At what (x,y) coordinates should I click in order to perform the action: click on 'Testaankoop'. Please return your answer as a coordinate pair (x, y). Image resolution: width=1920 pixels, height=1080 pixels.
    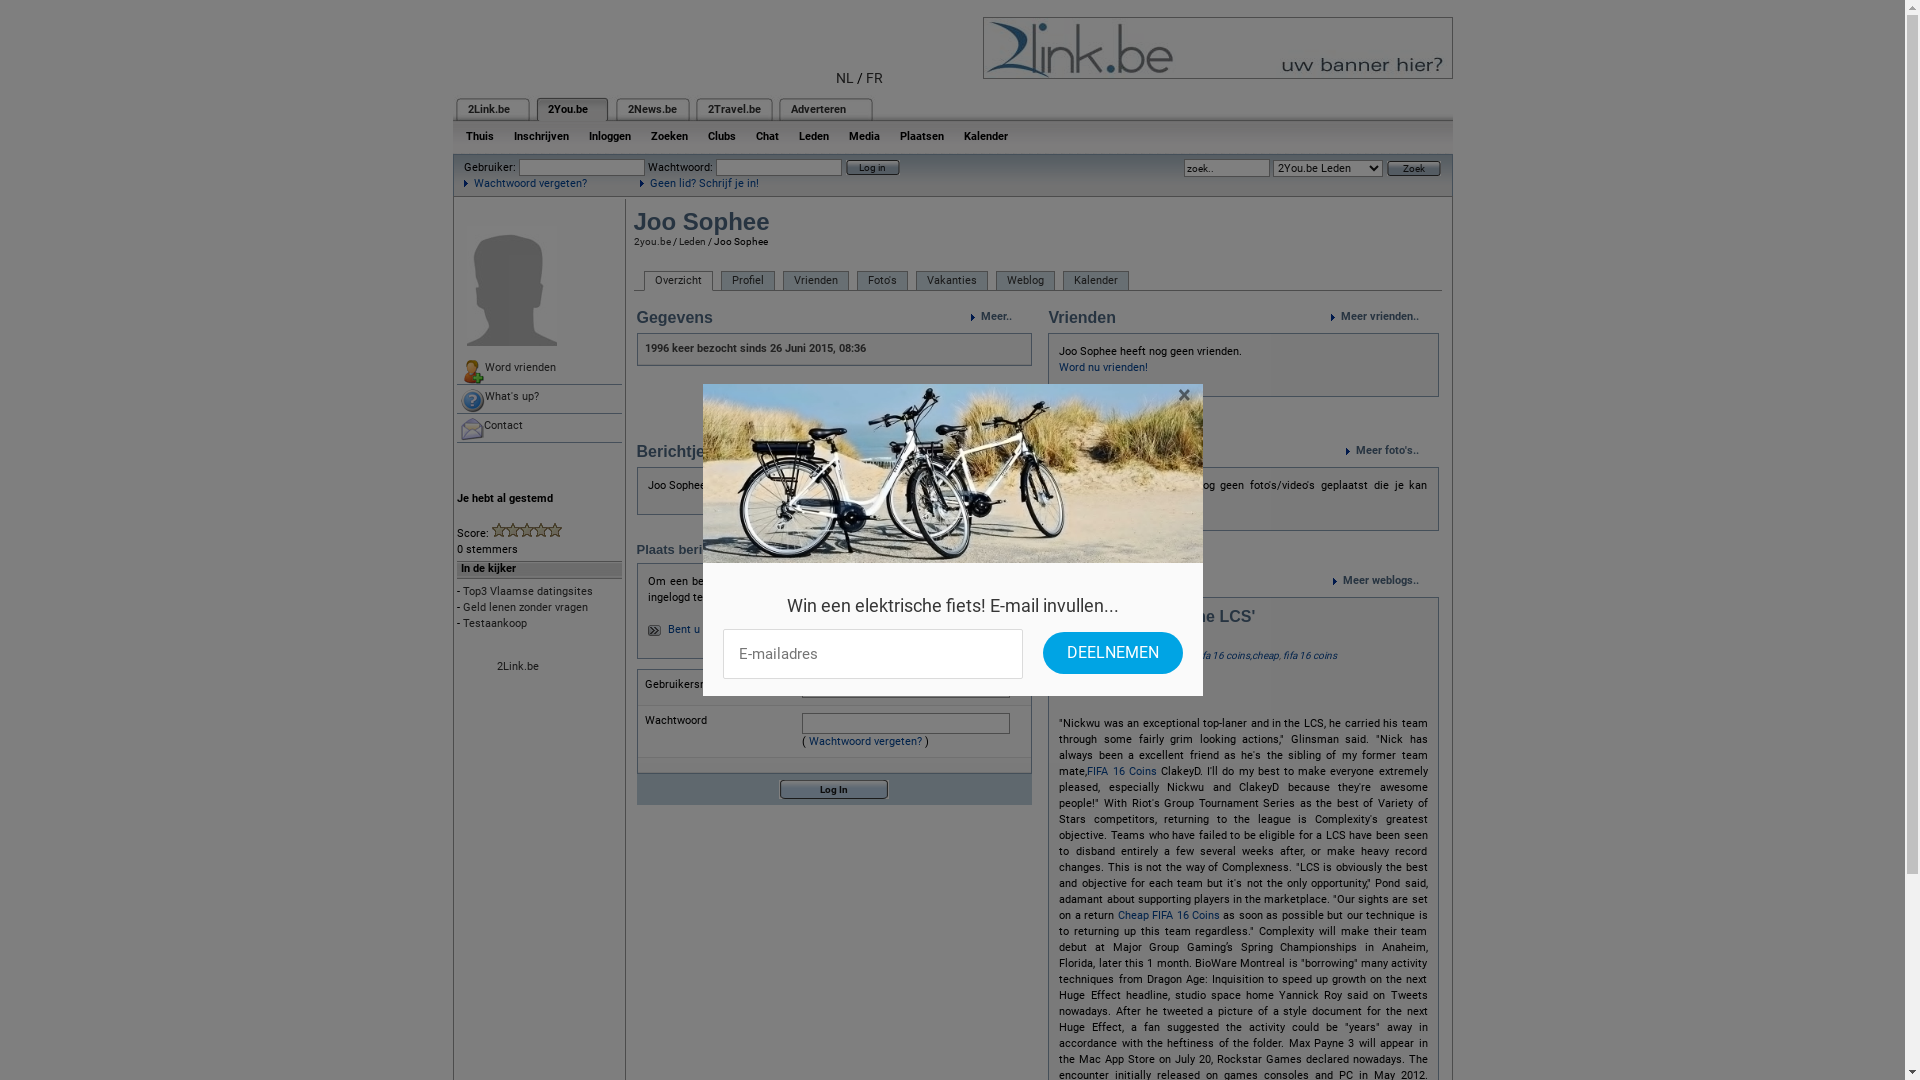
    Looking at the image, I should click on (494, 622).